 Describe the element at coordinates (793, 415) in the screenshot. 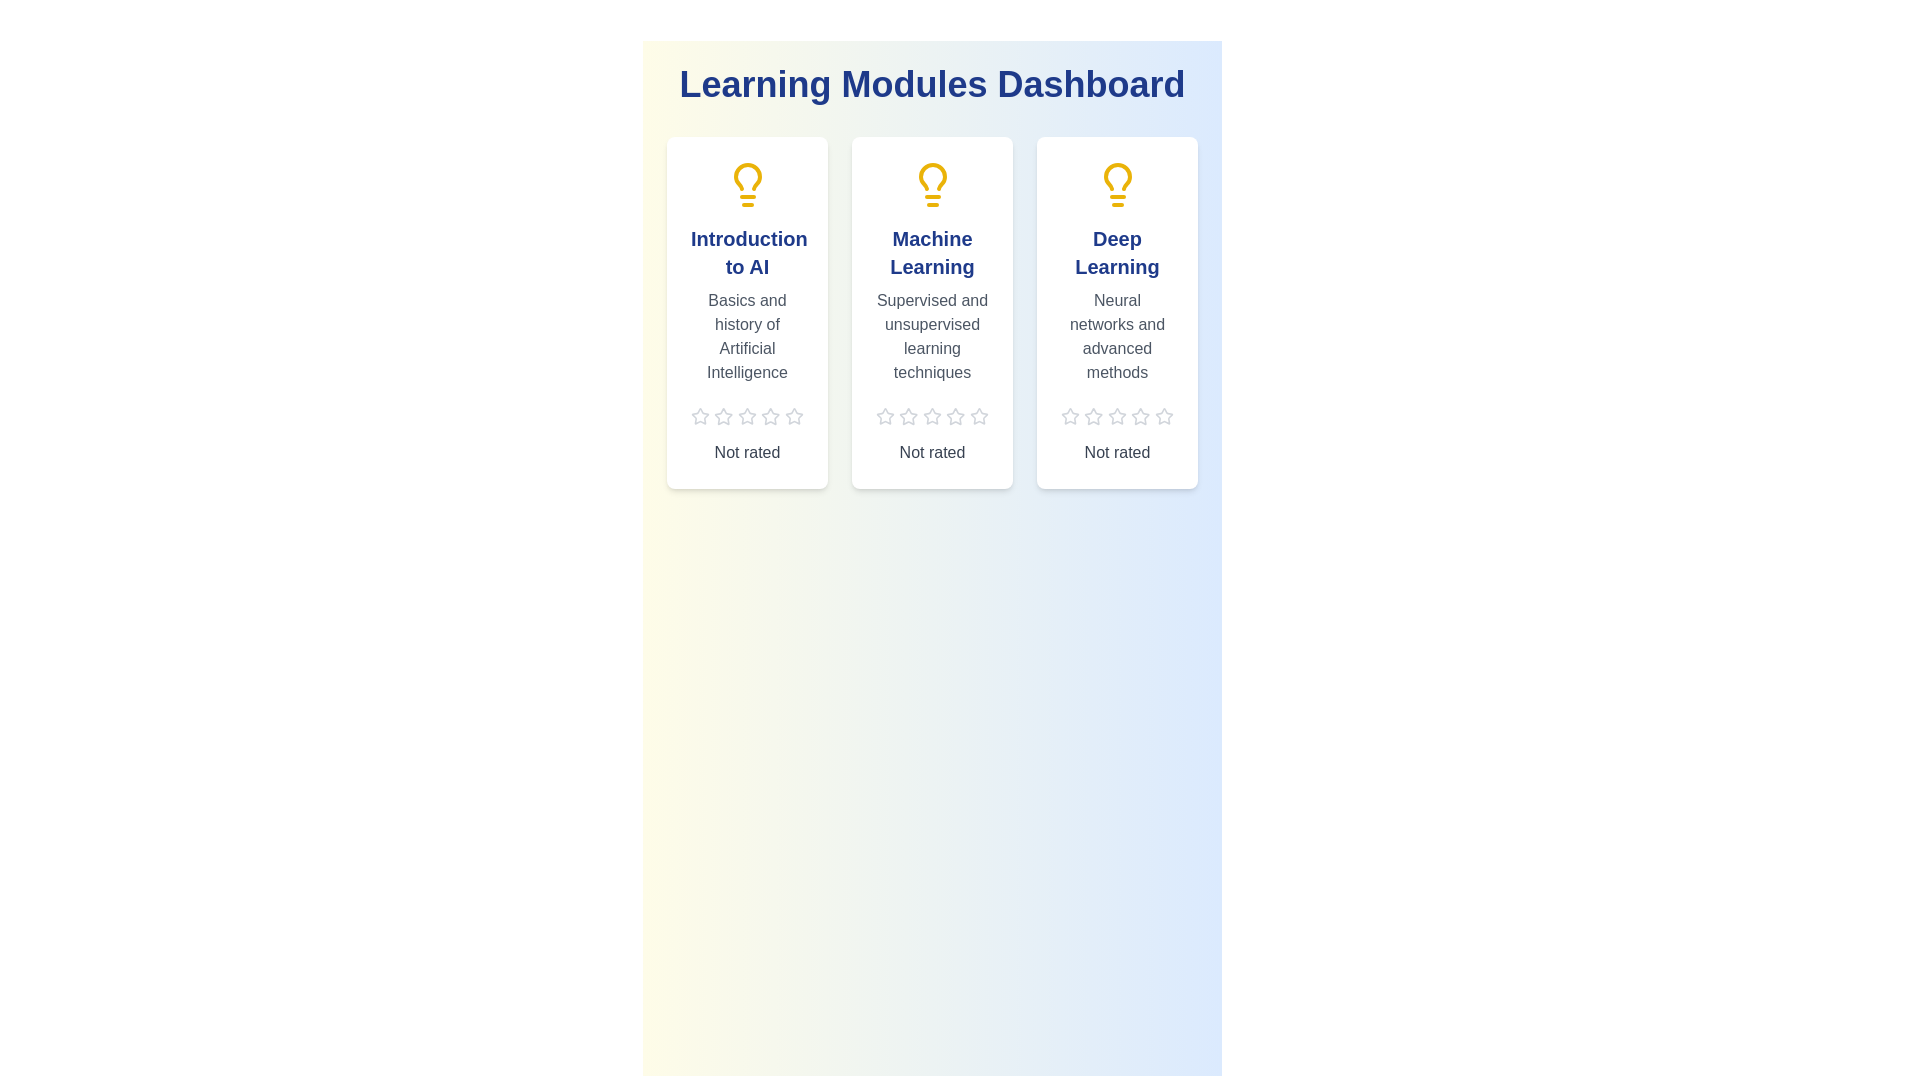

I see `the star corresponding to 5 stars to preview the rating` at that location.